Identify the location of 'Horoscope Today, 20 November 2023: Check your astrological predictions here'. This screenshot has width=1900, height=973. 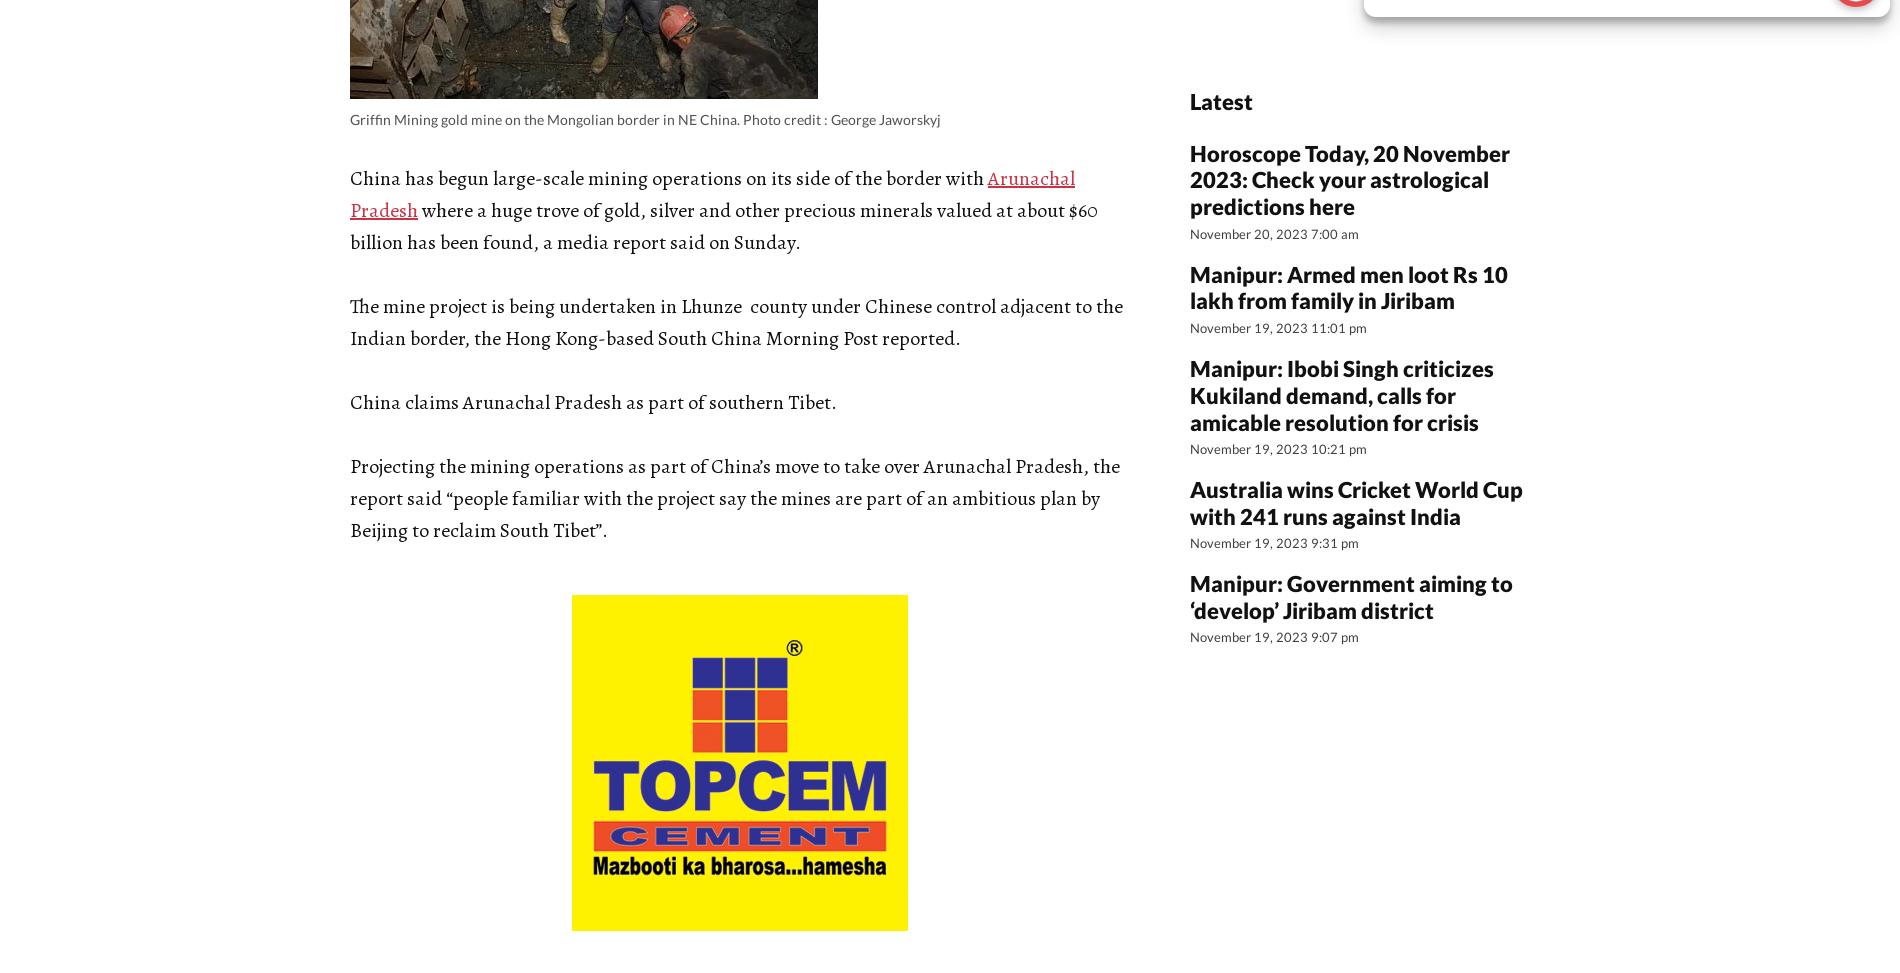
(1348, 179).